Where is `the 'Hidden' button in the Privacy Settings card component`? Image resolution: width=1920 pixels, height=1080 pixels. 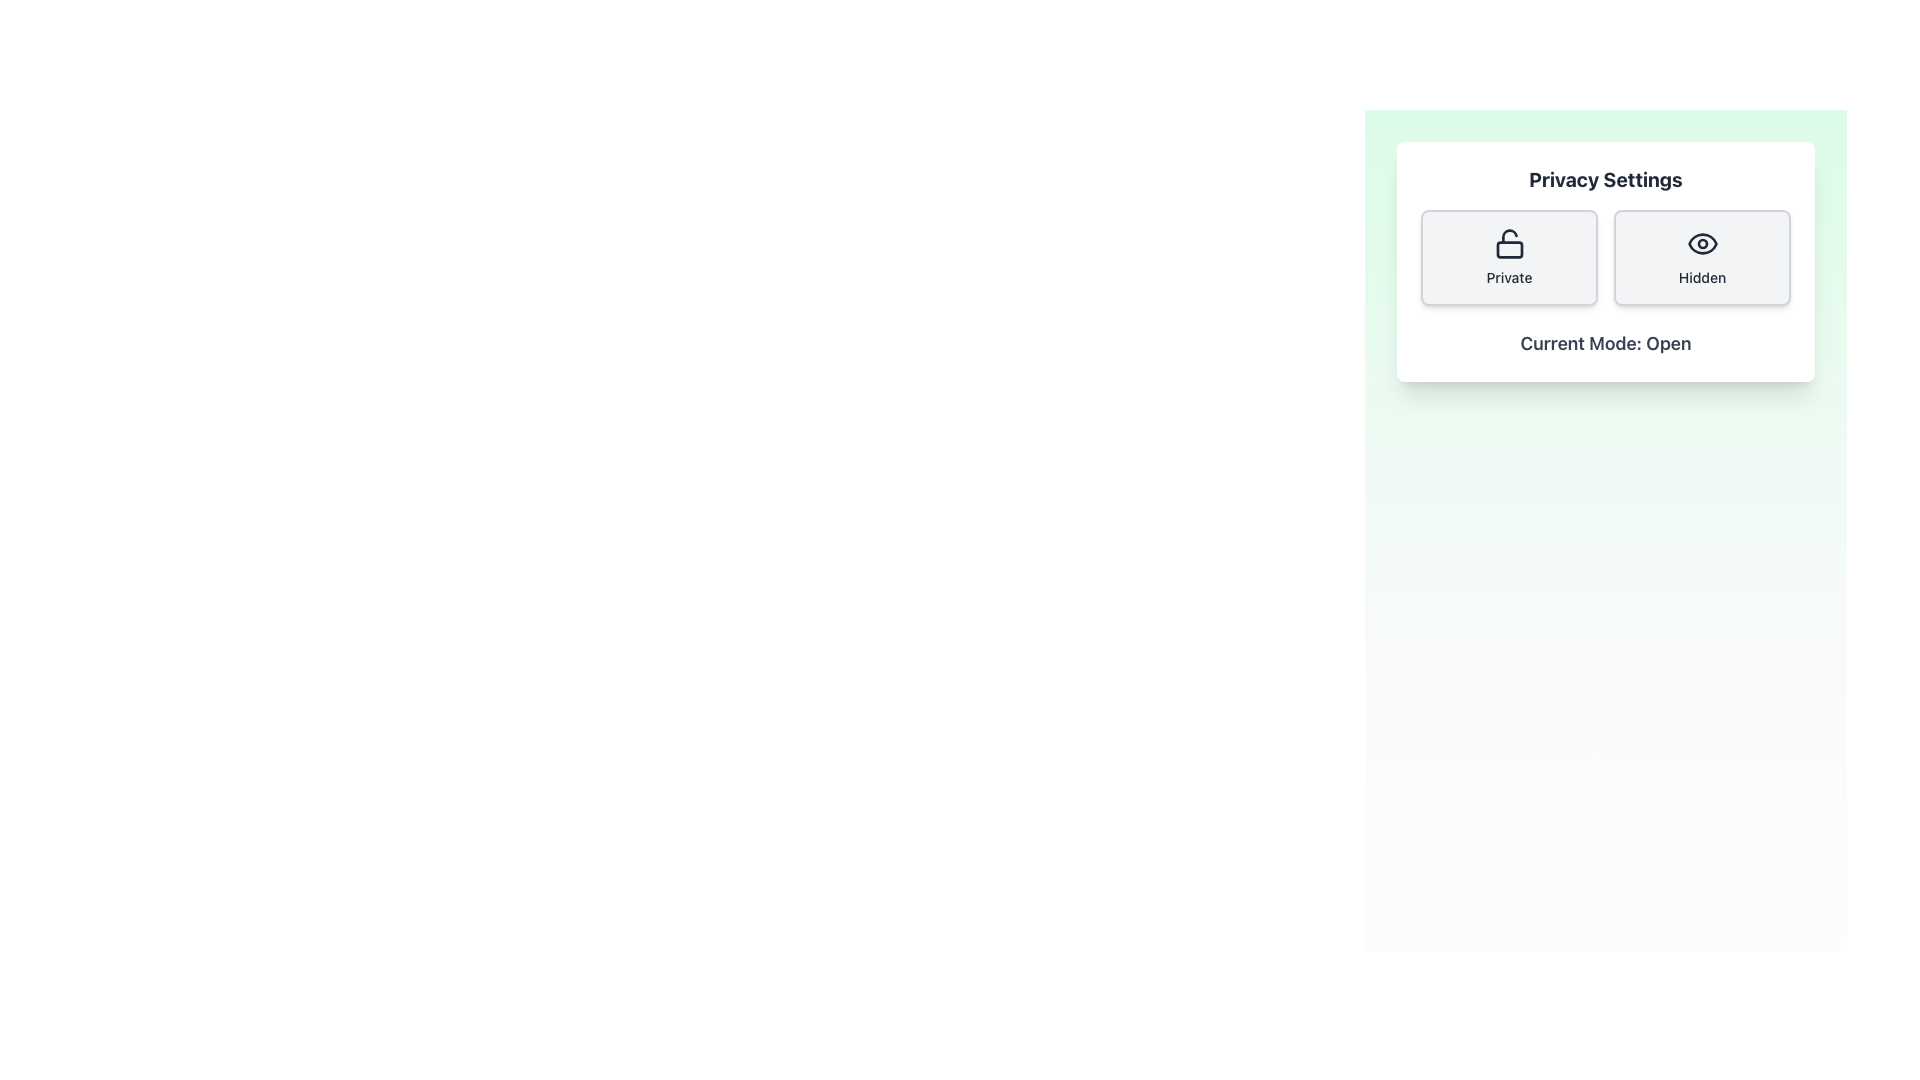 the 'Hidden' button in the Privacy Settings card component is located at coordinates (1606, 261).